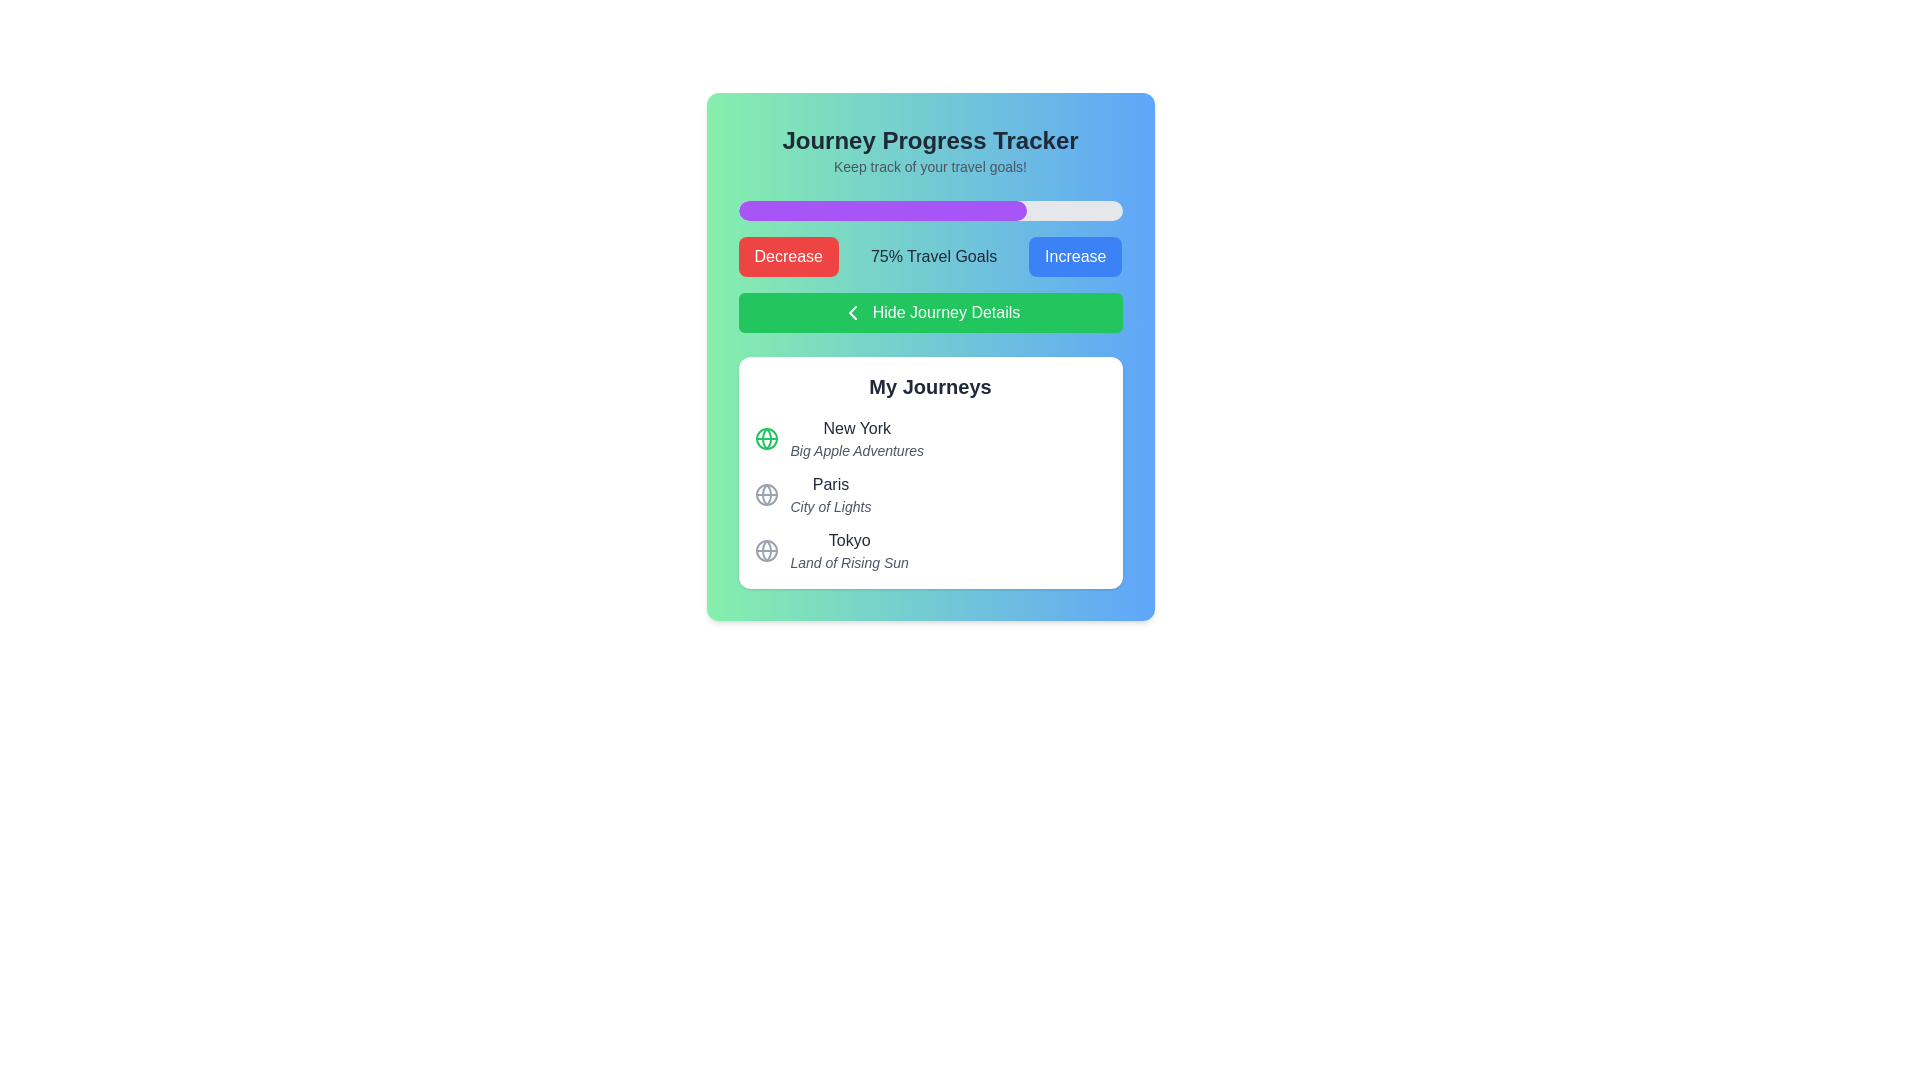 The height and width of the screenshot is (1080, 1920). What do you see at coordinates (849, 563) in the screenshot?
I see `the Text label that provides additional information about the city 'Tokyo', located underneath the city name in the list of cities` at bounding box center [849, 563].